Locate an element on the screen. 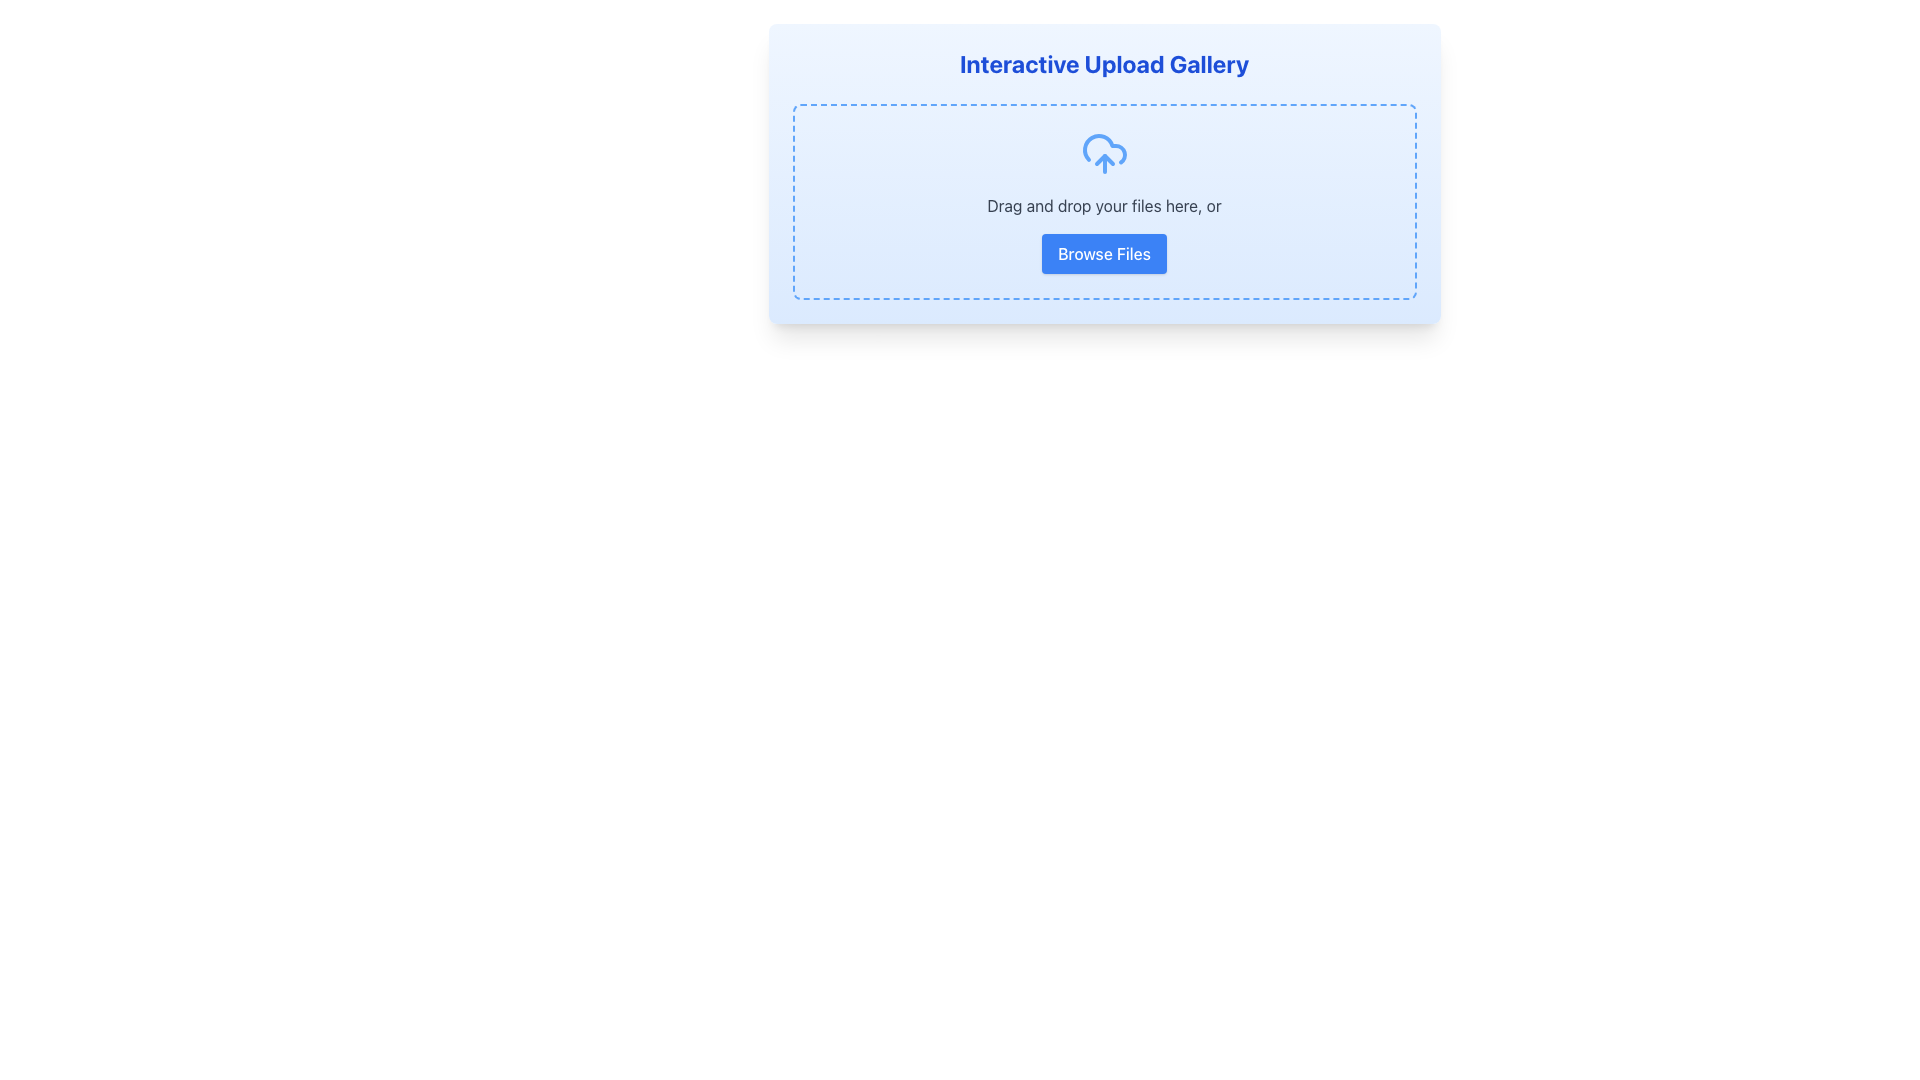 This screenshot has width=1920, height=1080. the informational text label that directs users to drag and drop files or use the 'Browse Files' button is located at coordinates (1103, 205).